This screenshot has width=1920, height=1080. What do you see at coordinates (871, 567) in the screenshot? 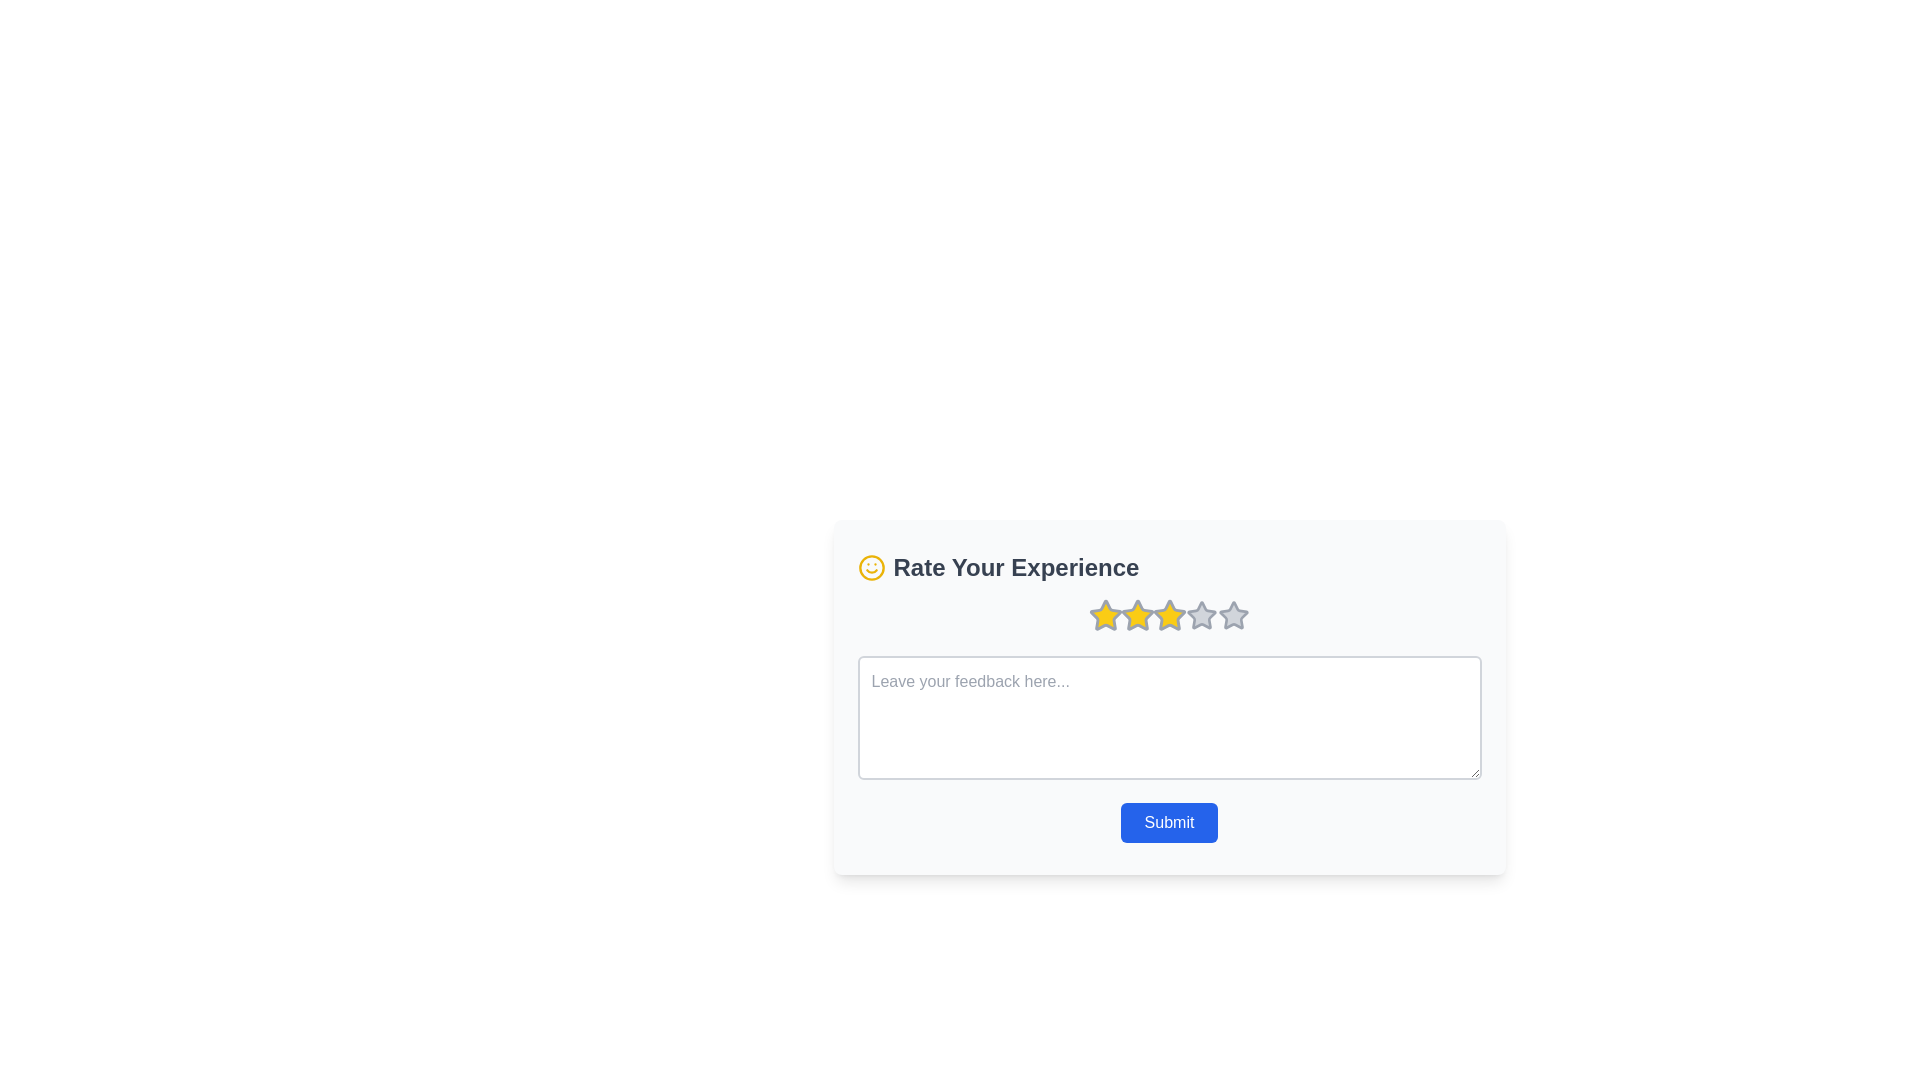
I see `the decorative icon located before the 'Rate Your Experience' section, which symbolizes positive engagement or feedback` at bounding box center [871, 567].